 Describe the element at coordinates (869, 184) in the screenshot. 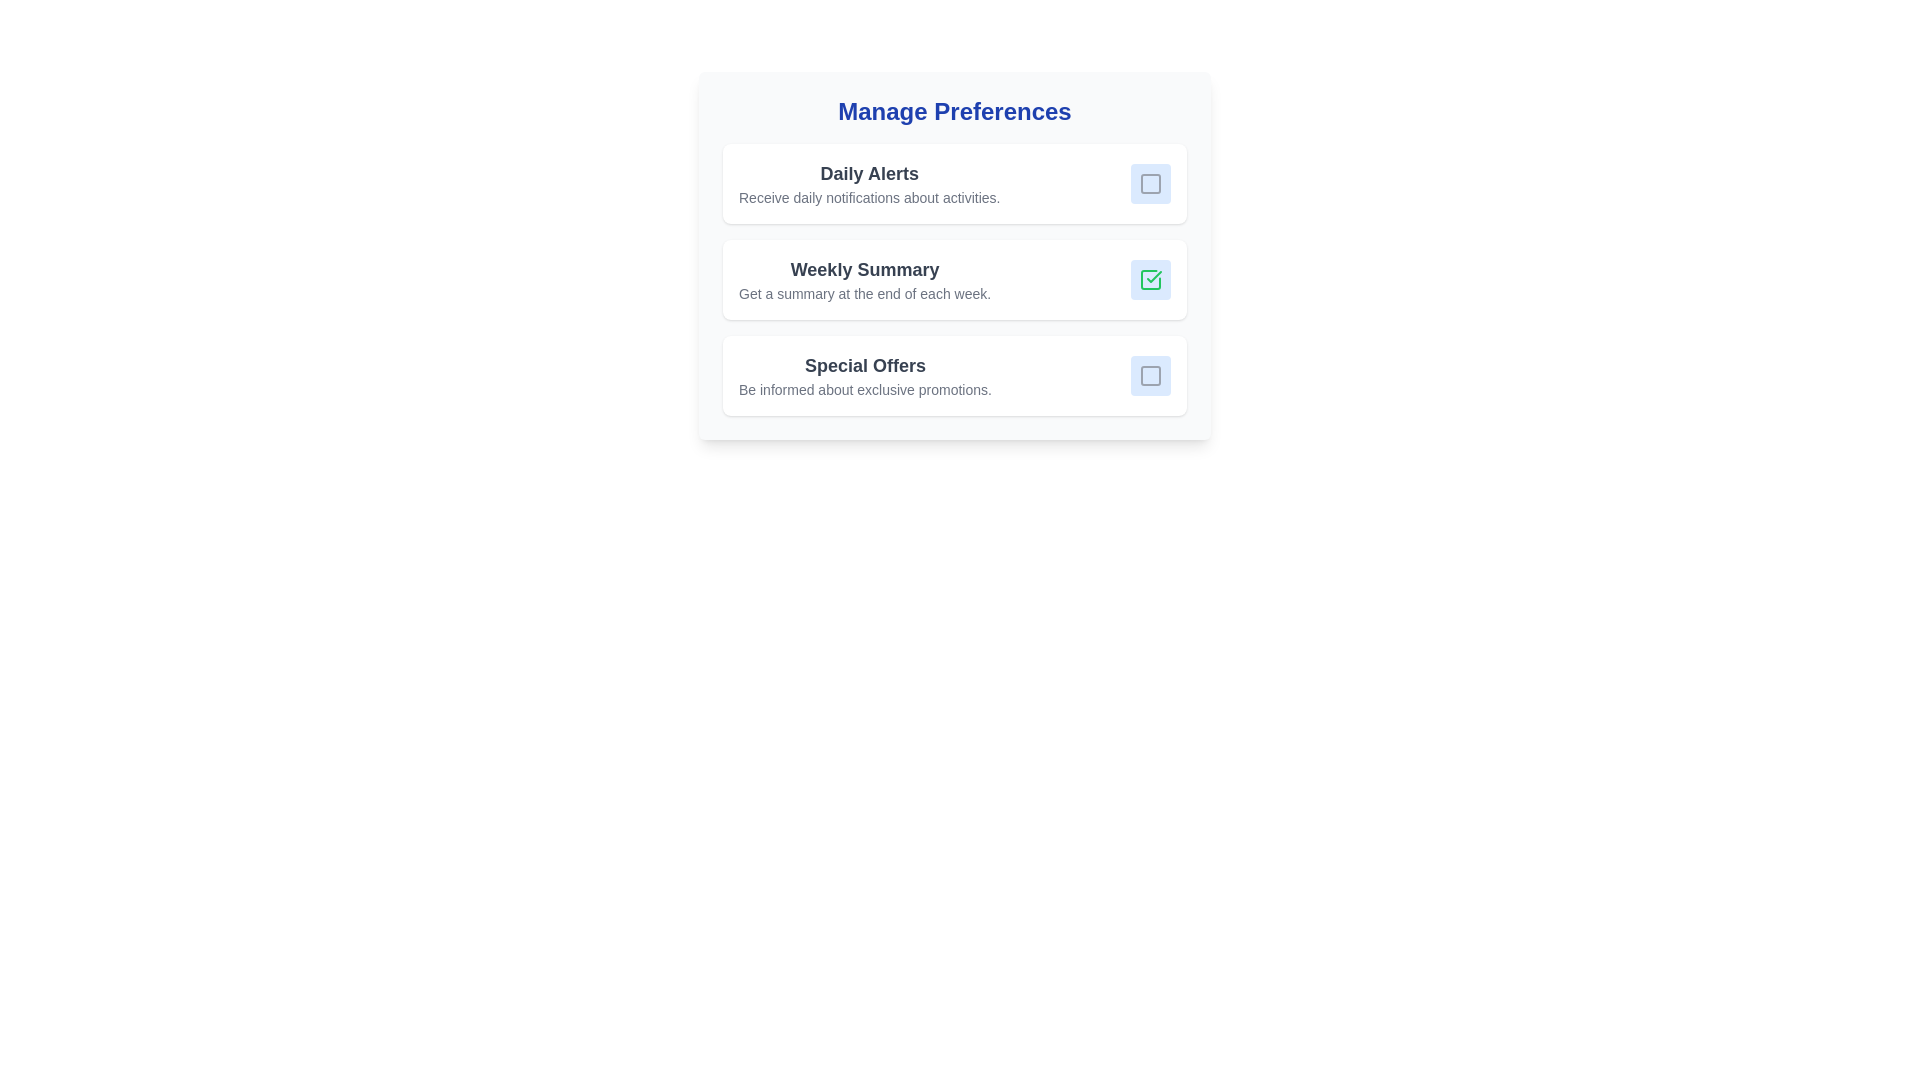

I see `the 'Daily Alerts' text block, which describes the option's functionality within the list of preferences, located at the top of the 'Manage Preferences' card layout` at that location.